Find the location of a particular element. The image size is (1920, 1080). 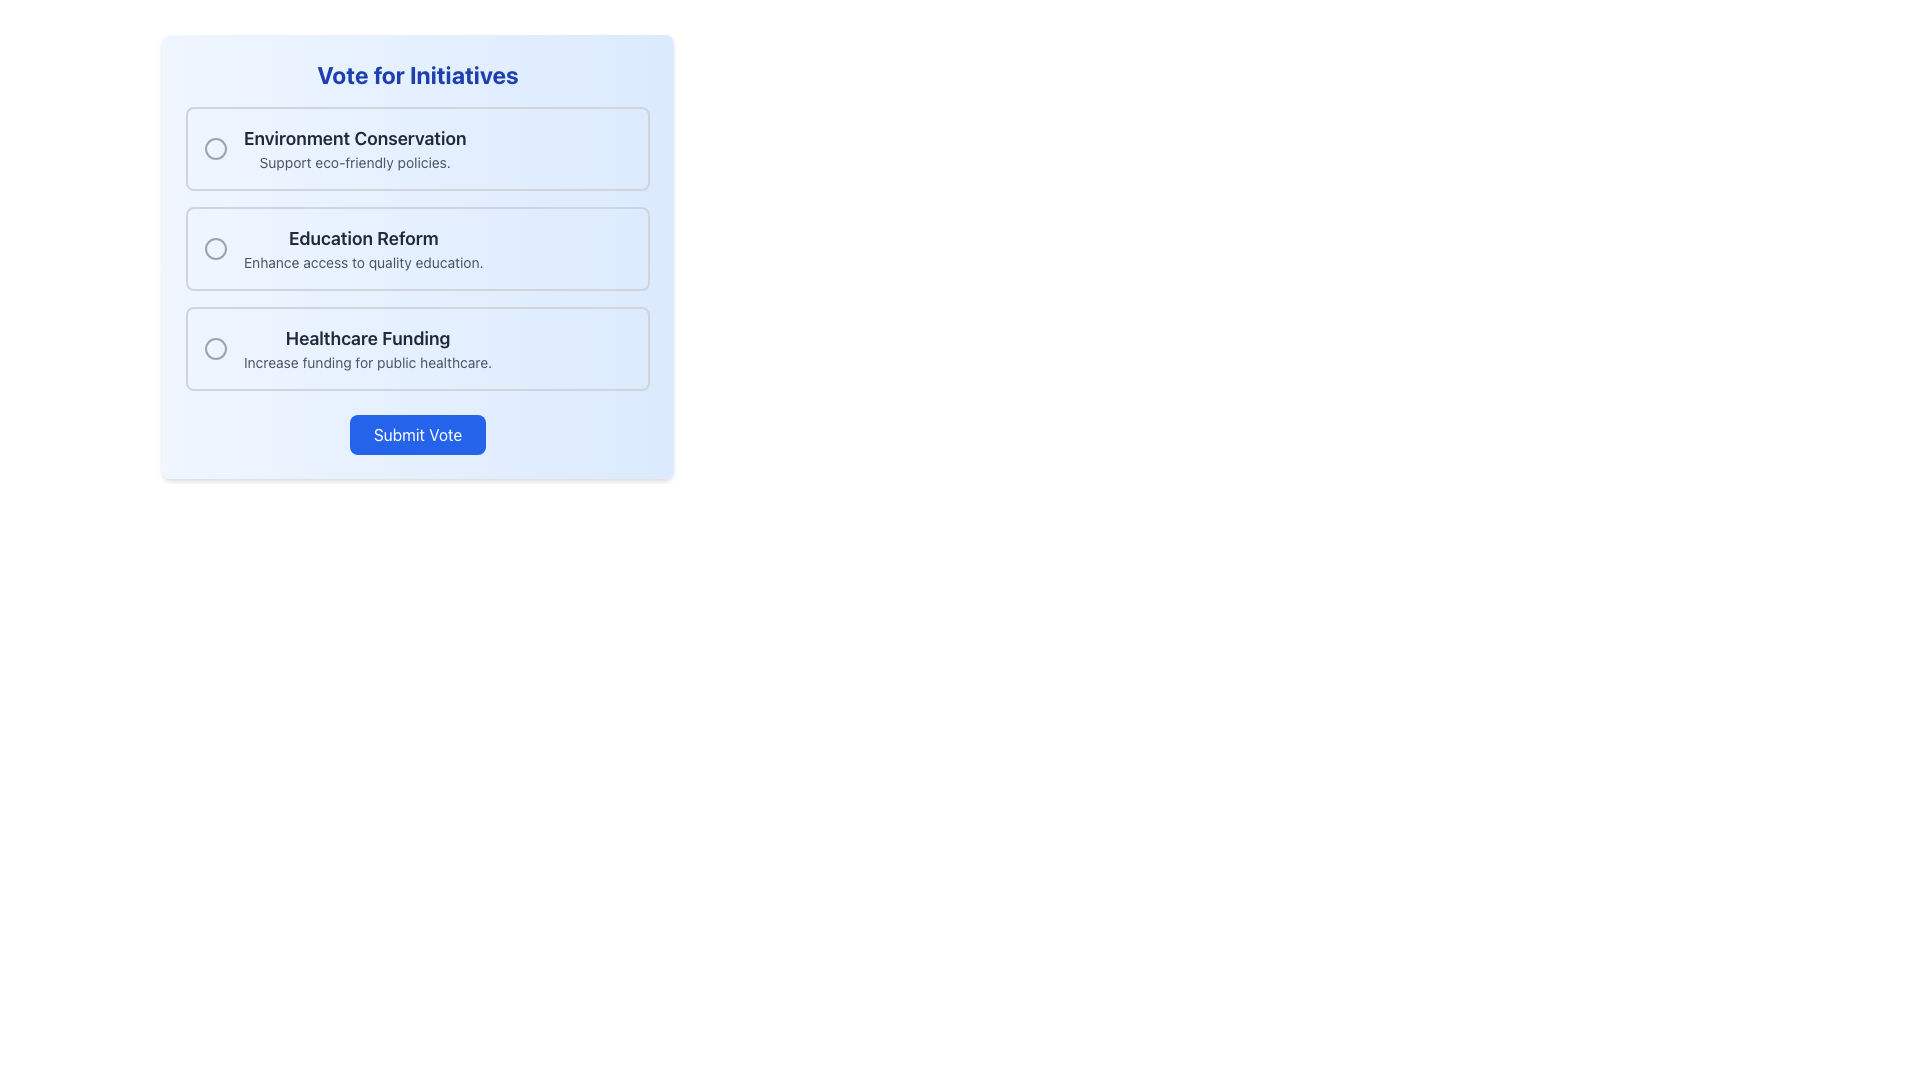

the descriptive label for 'Environment Conservation' in the voting interface, which is positioned below the heading and centered within the first option box is located at coordinates (355, 161).